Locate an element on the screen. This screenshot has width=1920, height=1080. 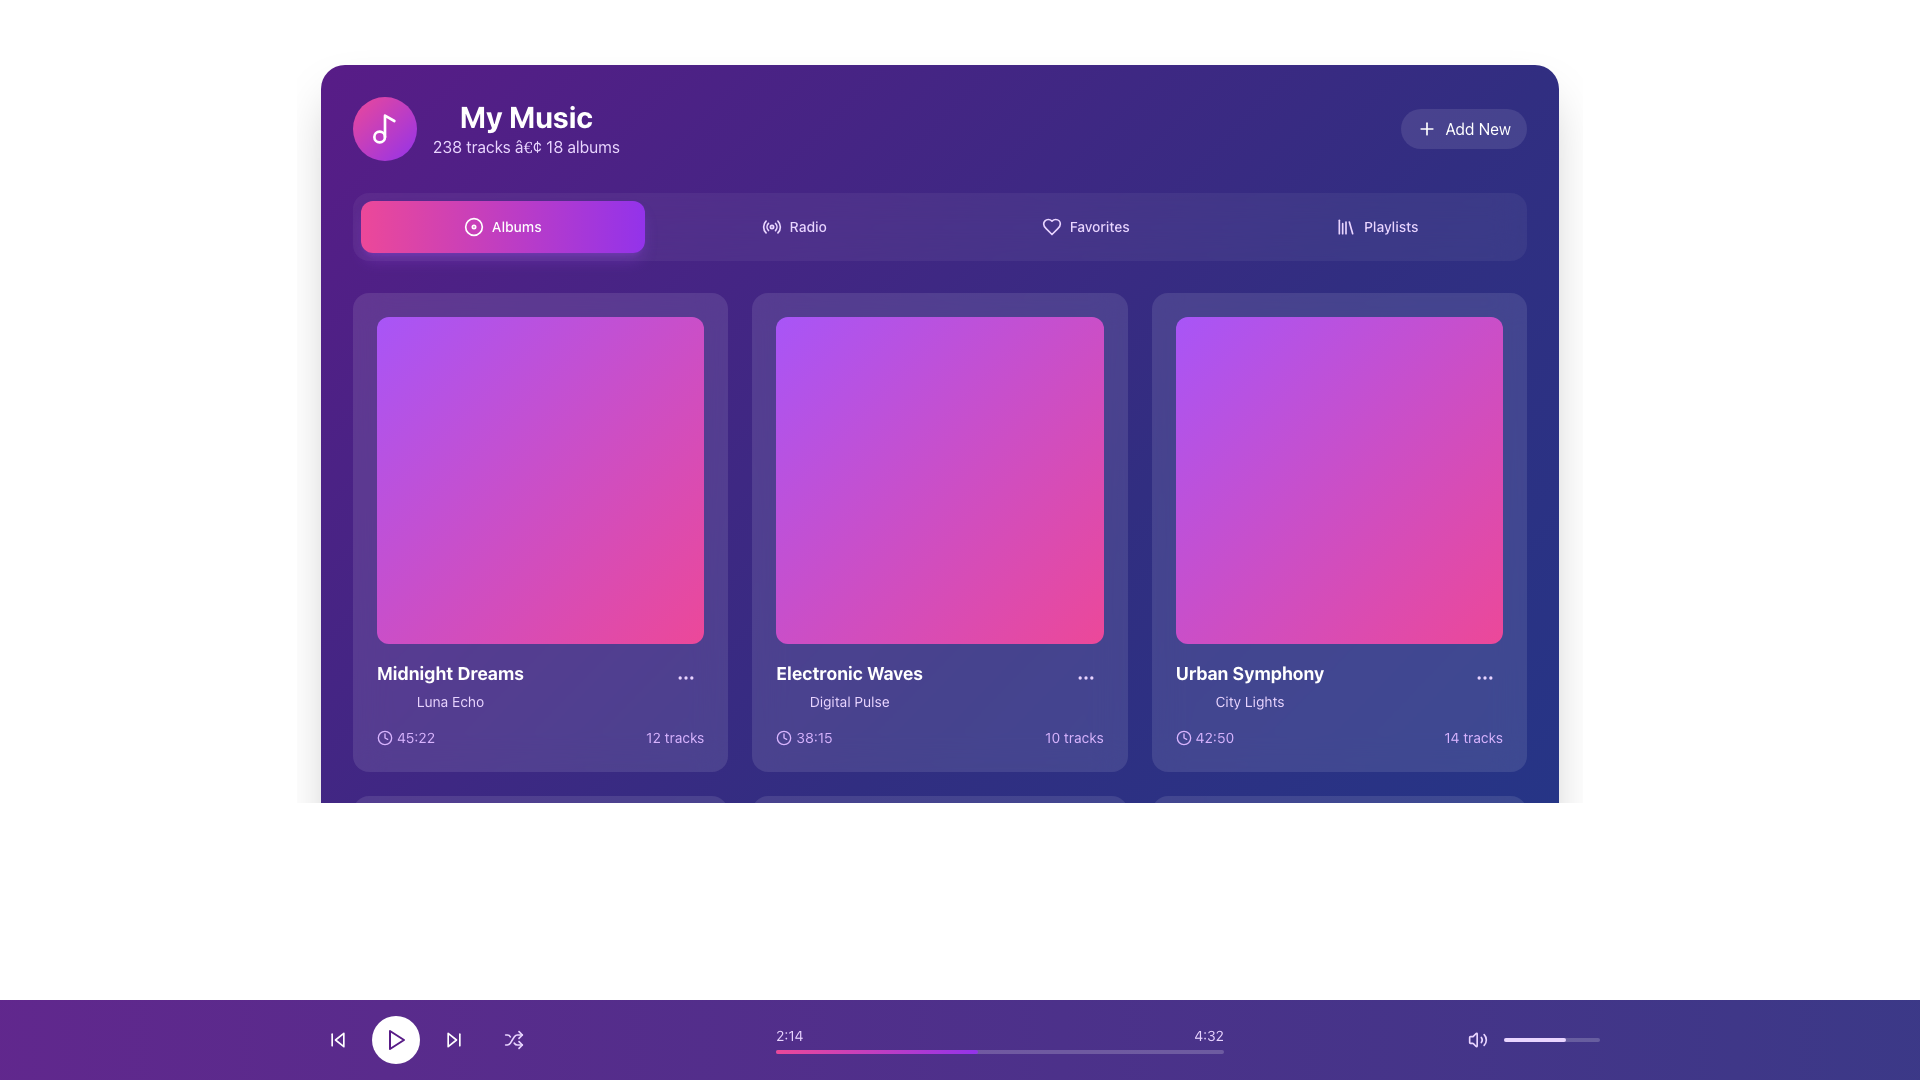
volume is located at coordinates (1587, 1039).